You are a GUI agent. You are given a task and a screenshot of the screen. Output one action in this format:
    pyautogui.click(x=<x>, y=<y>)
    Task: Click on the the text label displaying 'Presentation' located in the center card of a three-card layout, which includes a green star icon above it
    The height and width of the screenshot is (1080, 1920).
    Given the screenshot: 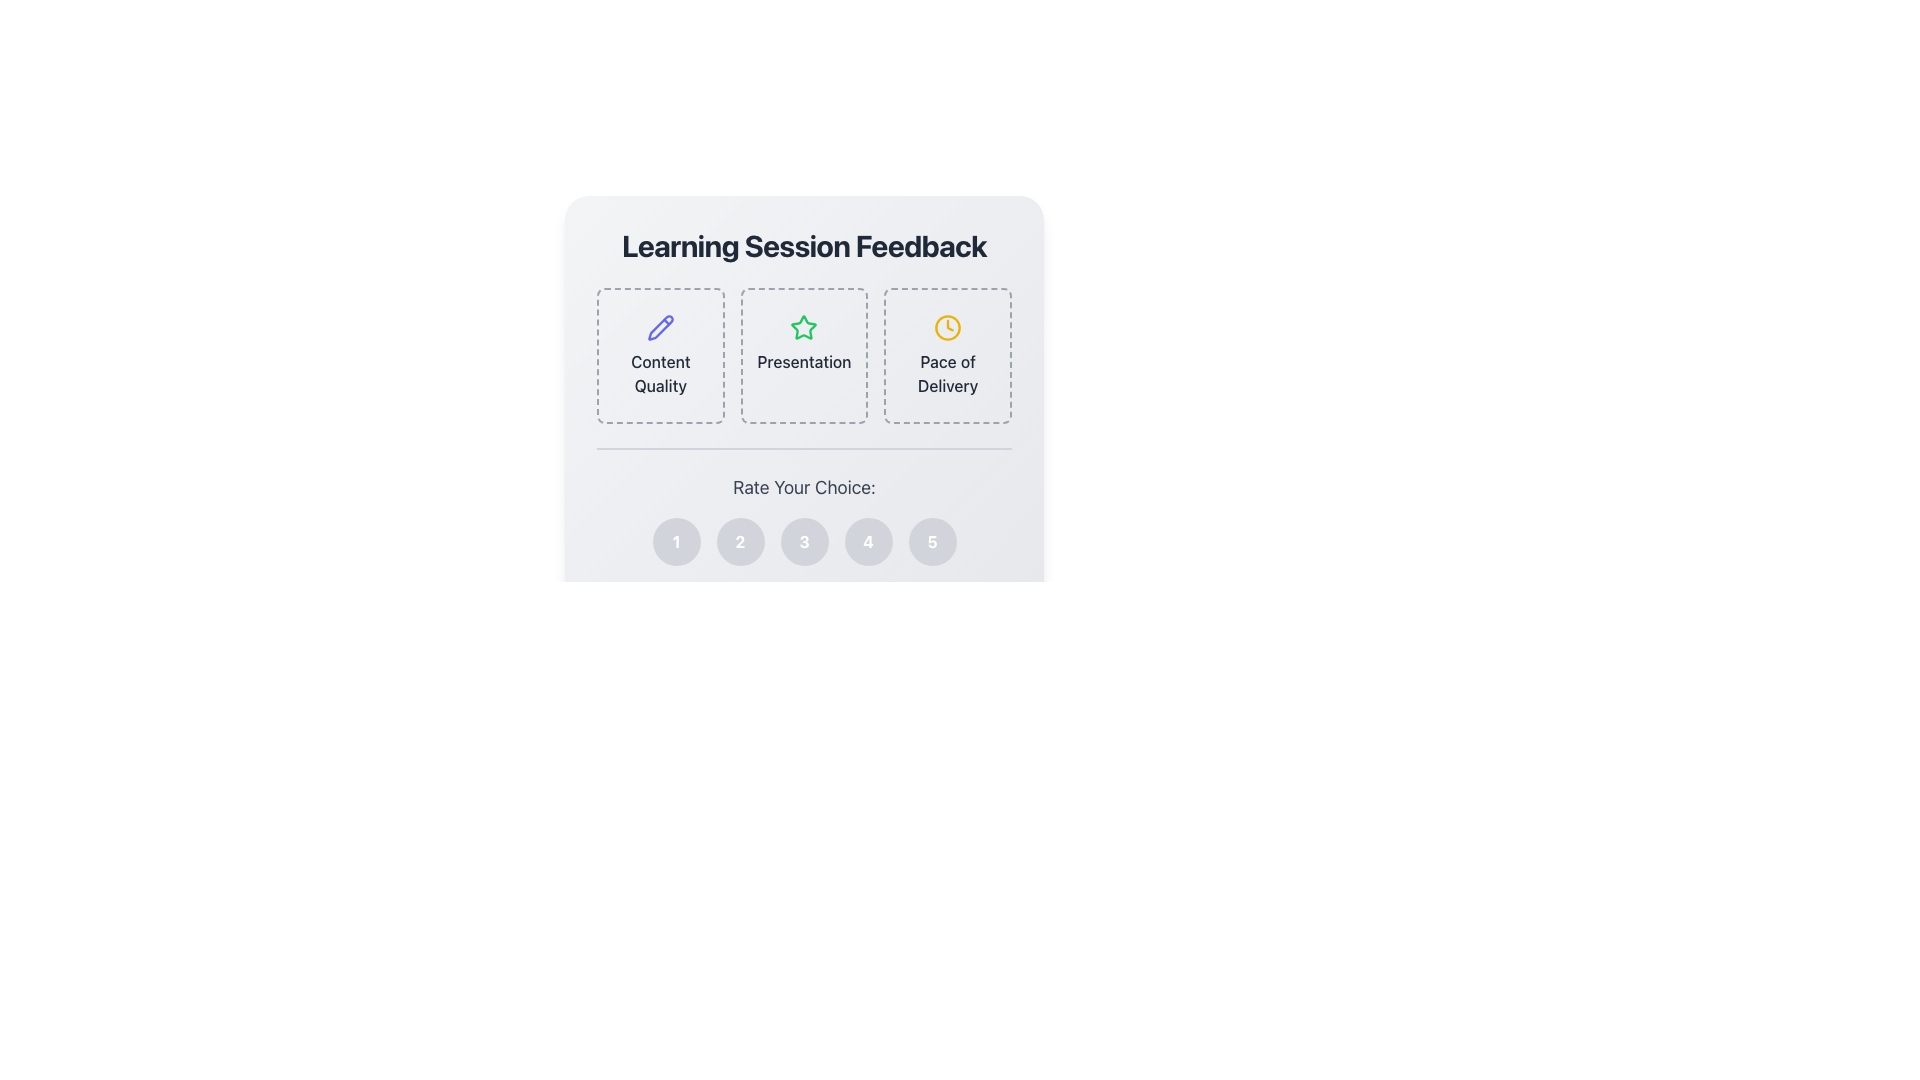 What is the action you would take?
    pyautogui.click(x=804, y=362)
    